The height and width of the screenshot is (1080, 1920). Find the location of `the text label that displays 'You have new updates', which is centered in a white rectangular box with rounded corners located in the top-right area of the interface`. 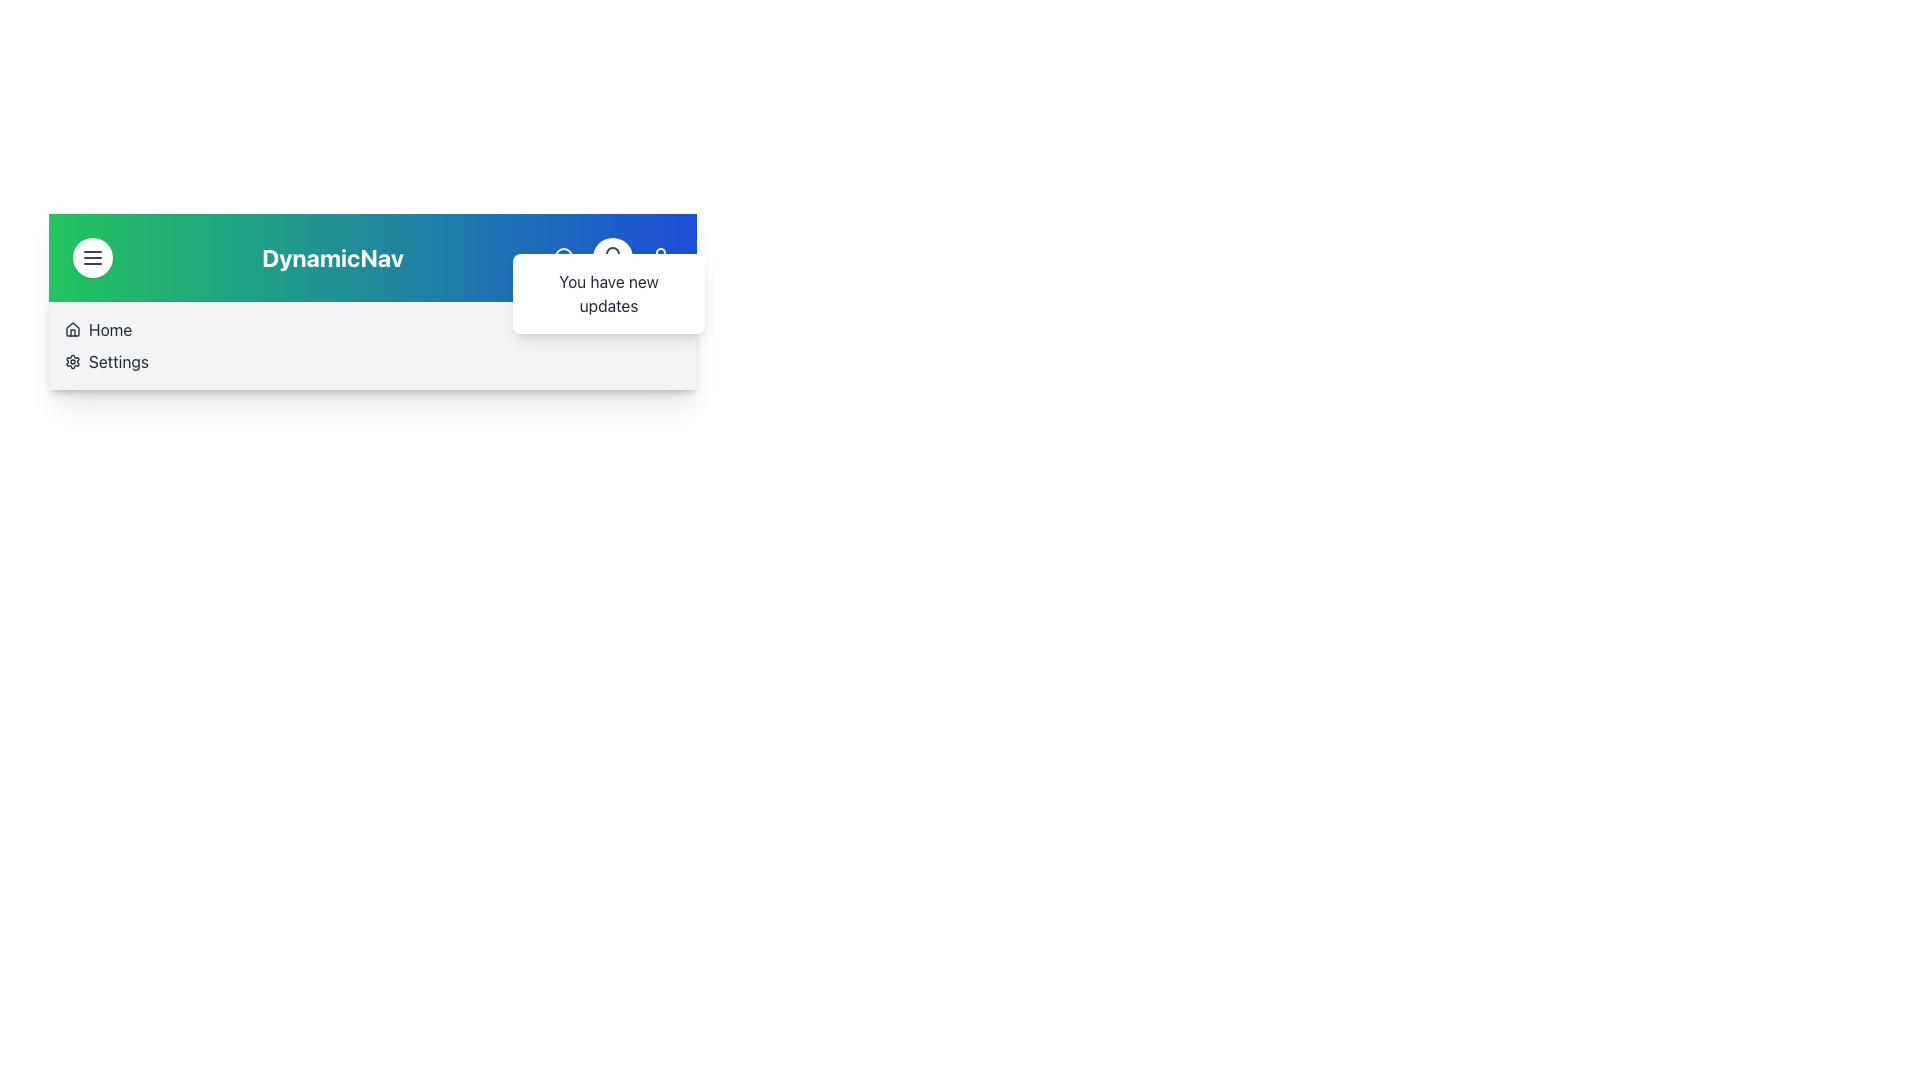

the text label that displays 'You have new updates', which is centered in a white rectangular box with rounded corners located in the top-right area of the interface is located at coordinates (608, 293).